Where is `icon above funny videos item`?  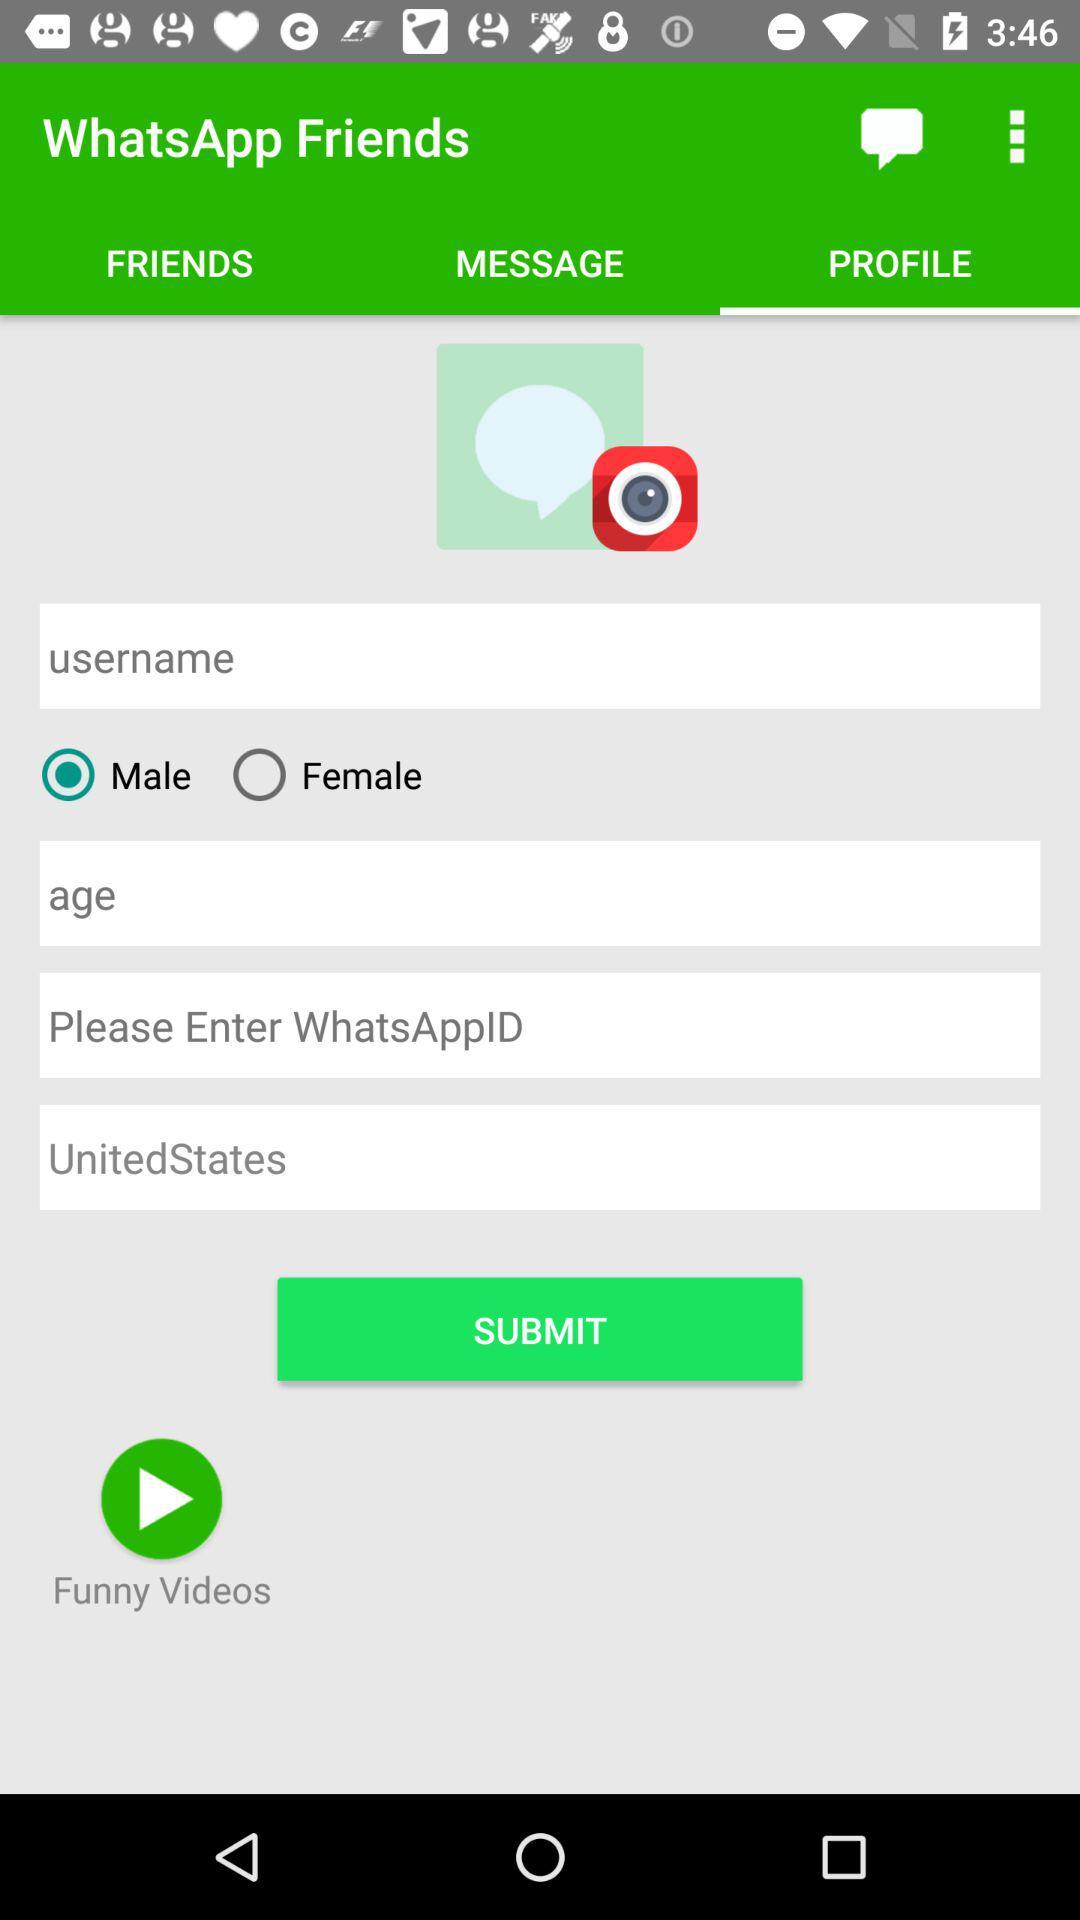 icon above funny videos item is located at coordinates (540, 1328).